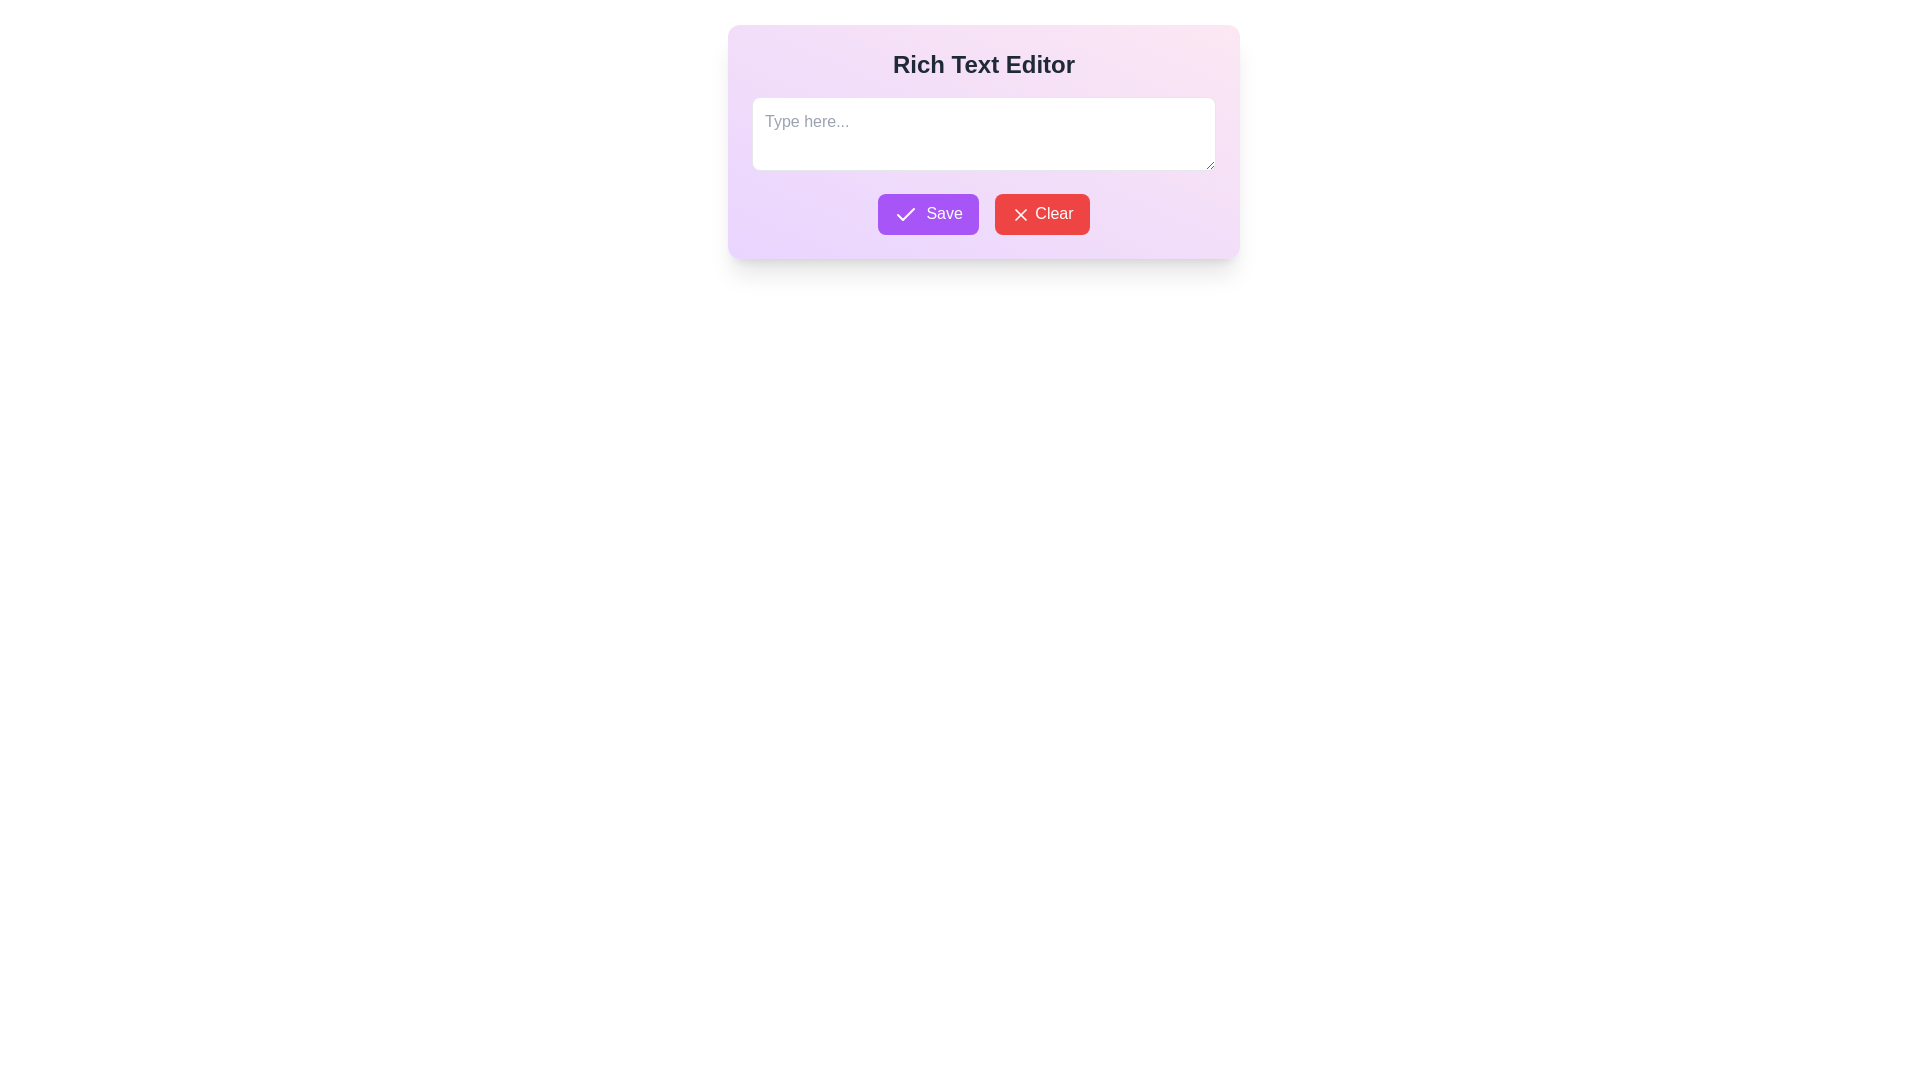 This screenshot has width=1920, height=1080. Describe the element at coordinates (905, 214) in the screenshot. I see `the checkmark icon that signifies a completed task, located on the top left of the purple 'Save' button` at that location.